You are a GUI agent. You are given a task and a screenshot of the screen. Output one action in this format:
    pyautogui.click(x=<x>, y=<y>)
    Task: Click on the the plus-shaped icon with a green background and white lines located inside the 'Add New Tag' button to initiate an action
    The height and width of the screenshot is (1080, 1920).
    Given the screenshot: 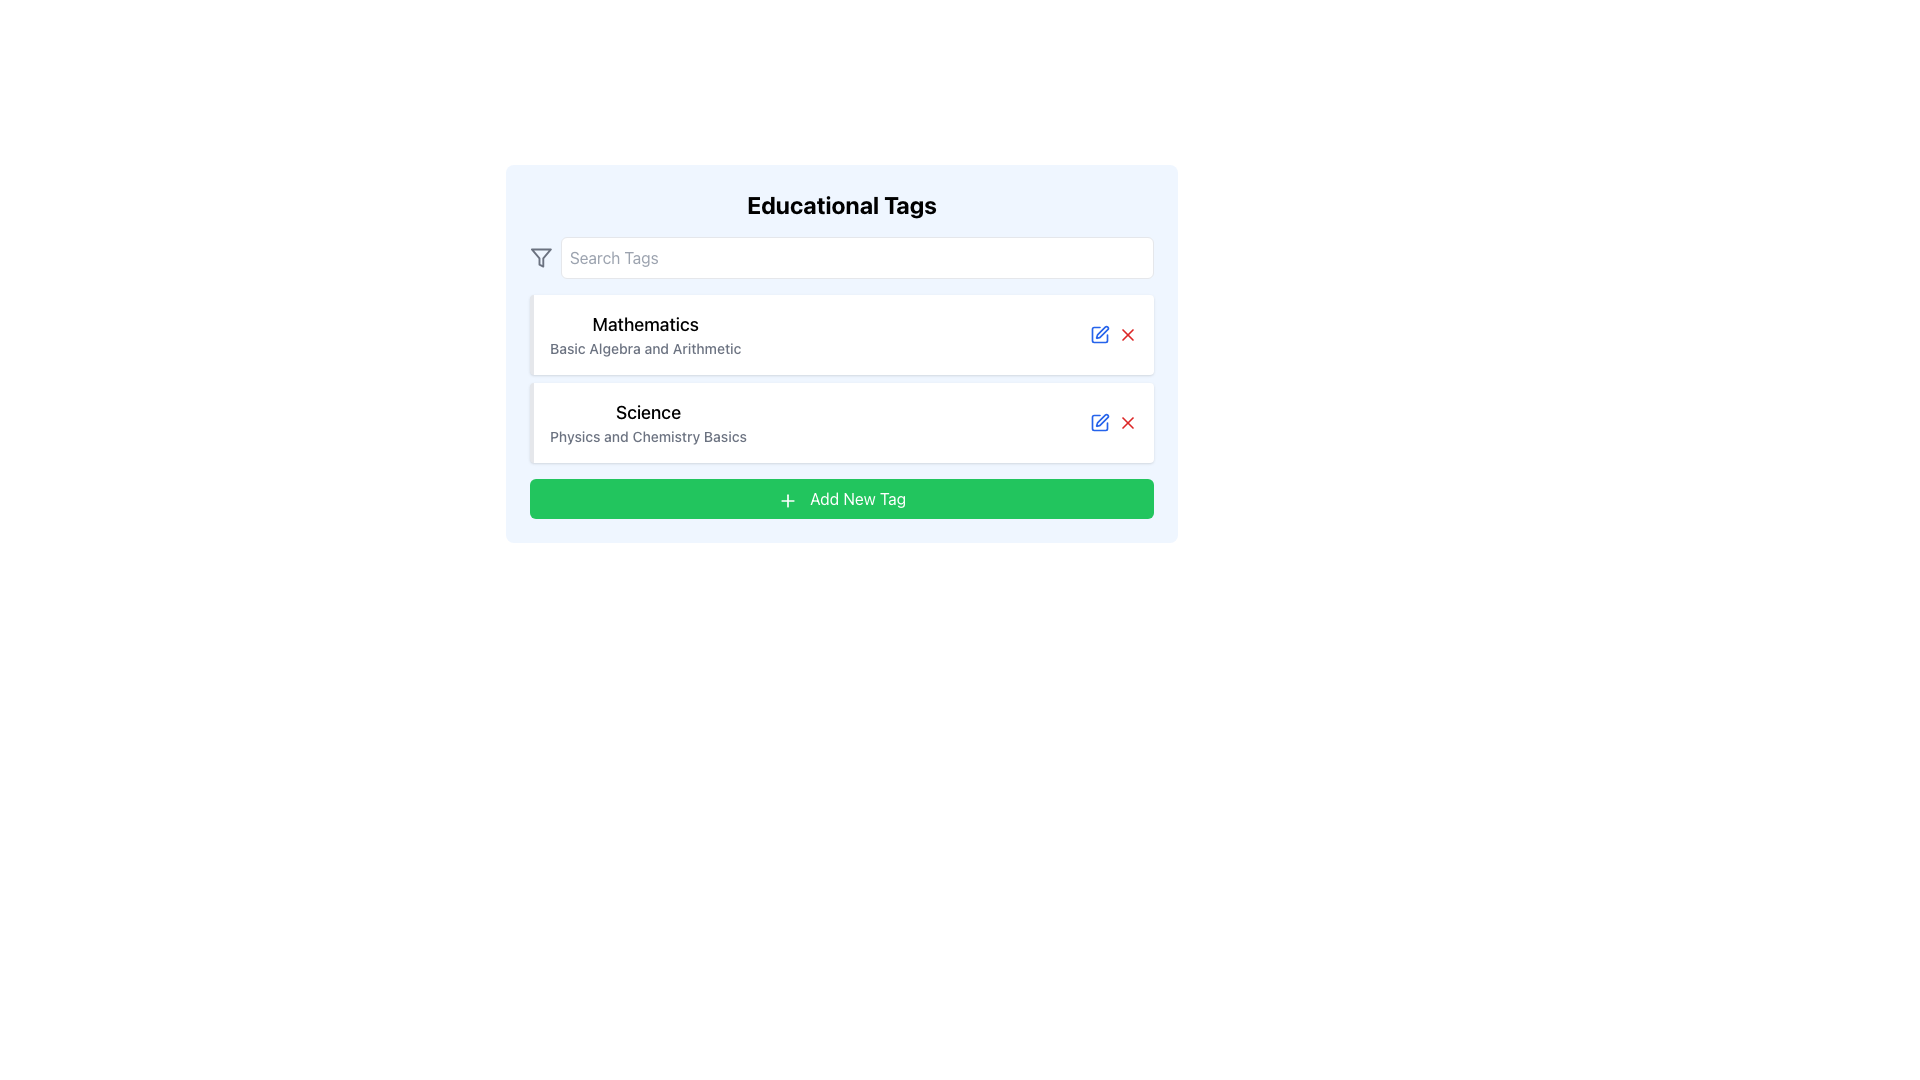 What is the action you would take?
    pyautogui.click(x=786, y=499)
    